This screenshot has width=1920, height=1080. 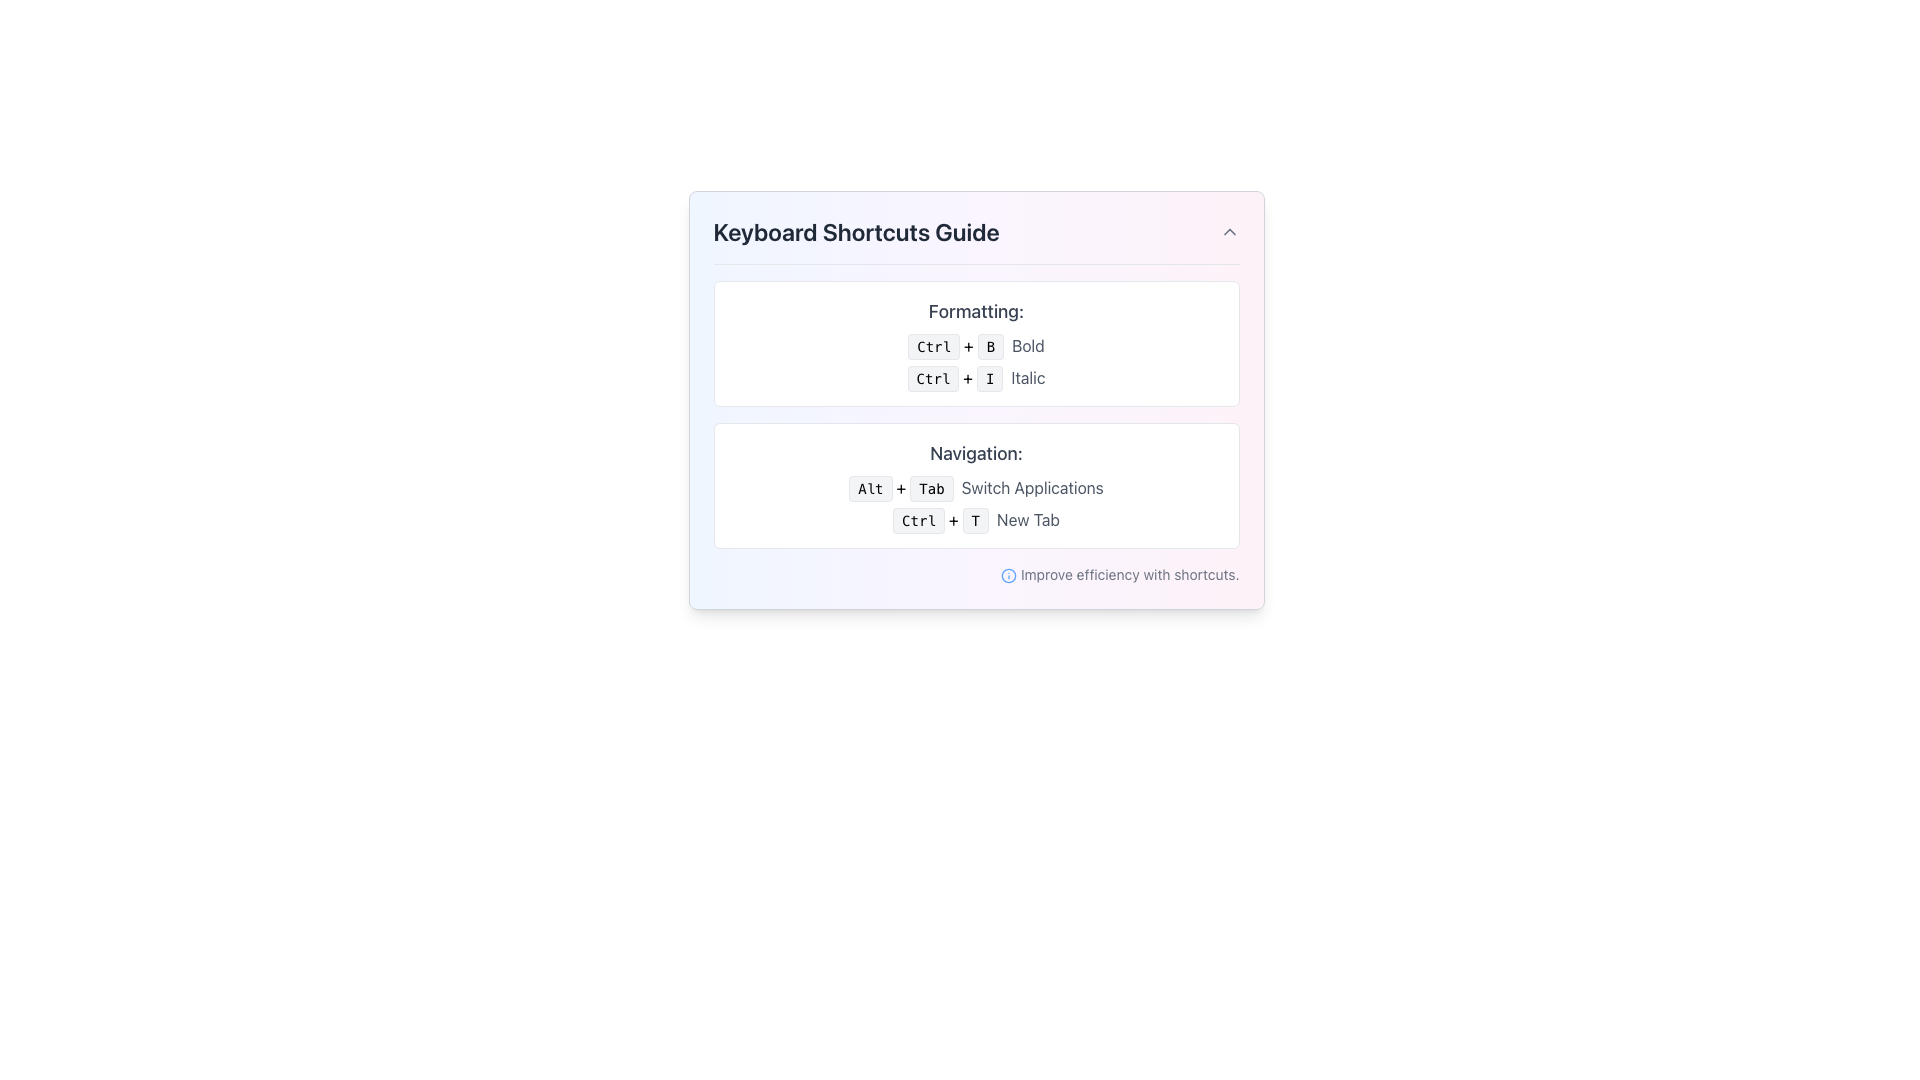 What do you see at coordinates (900, 488) in the screenshot?
I see `information displayed by the '+' character, which visually separates the keyboard shortcut 'Alt' and 'Tab' in the context of the 'Alt+TabSwitch Applications' instruction` at bounding box center [900, 488].